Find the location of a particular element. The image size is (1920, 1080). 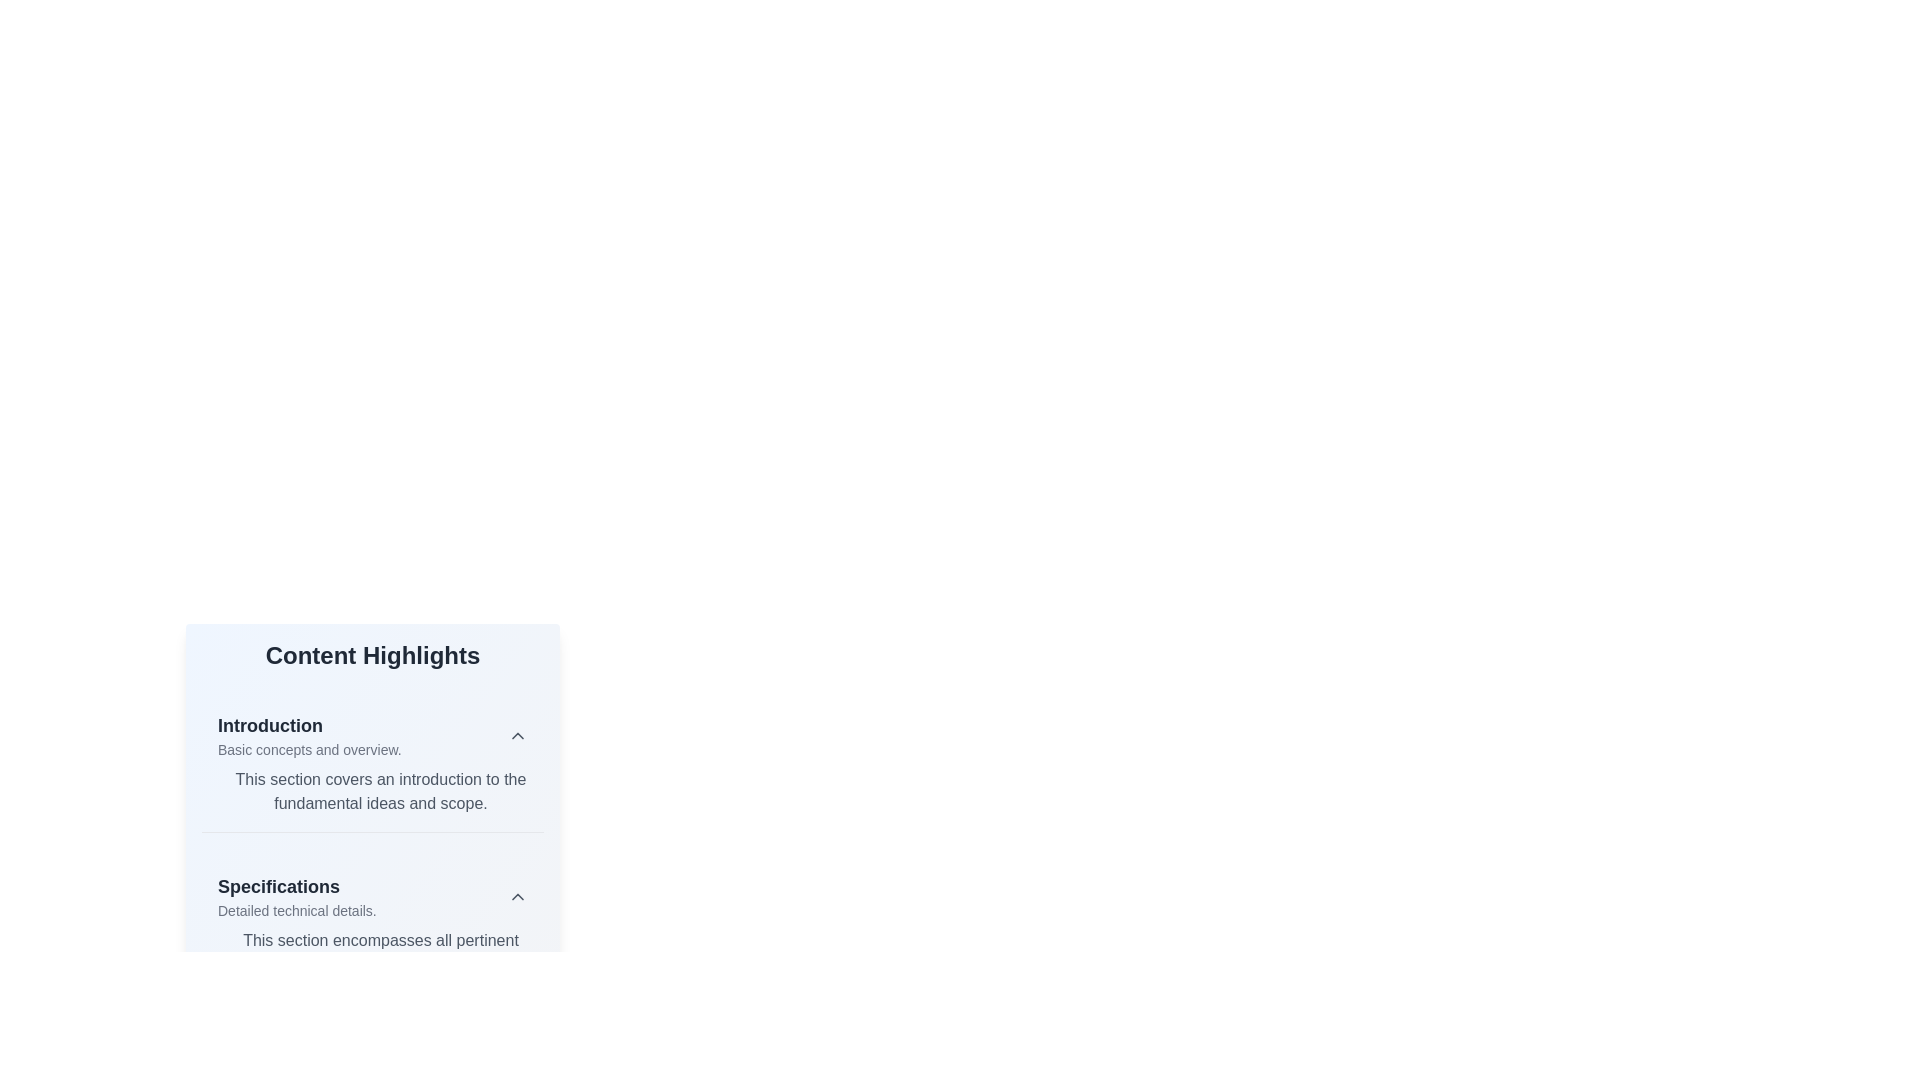

the collapsible header located just beneath 'Content Highlights' is located at coordinates (373, 736).